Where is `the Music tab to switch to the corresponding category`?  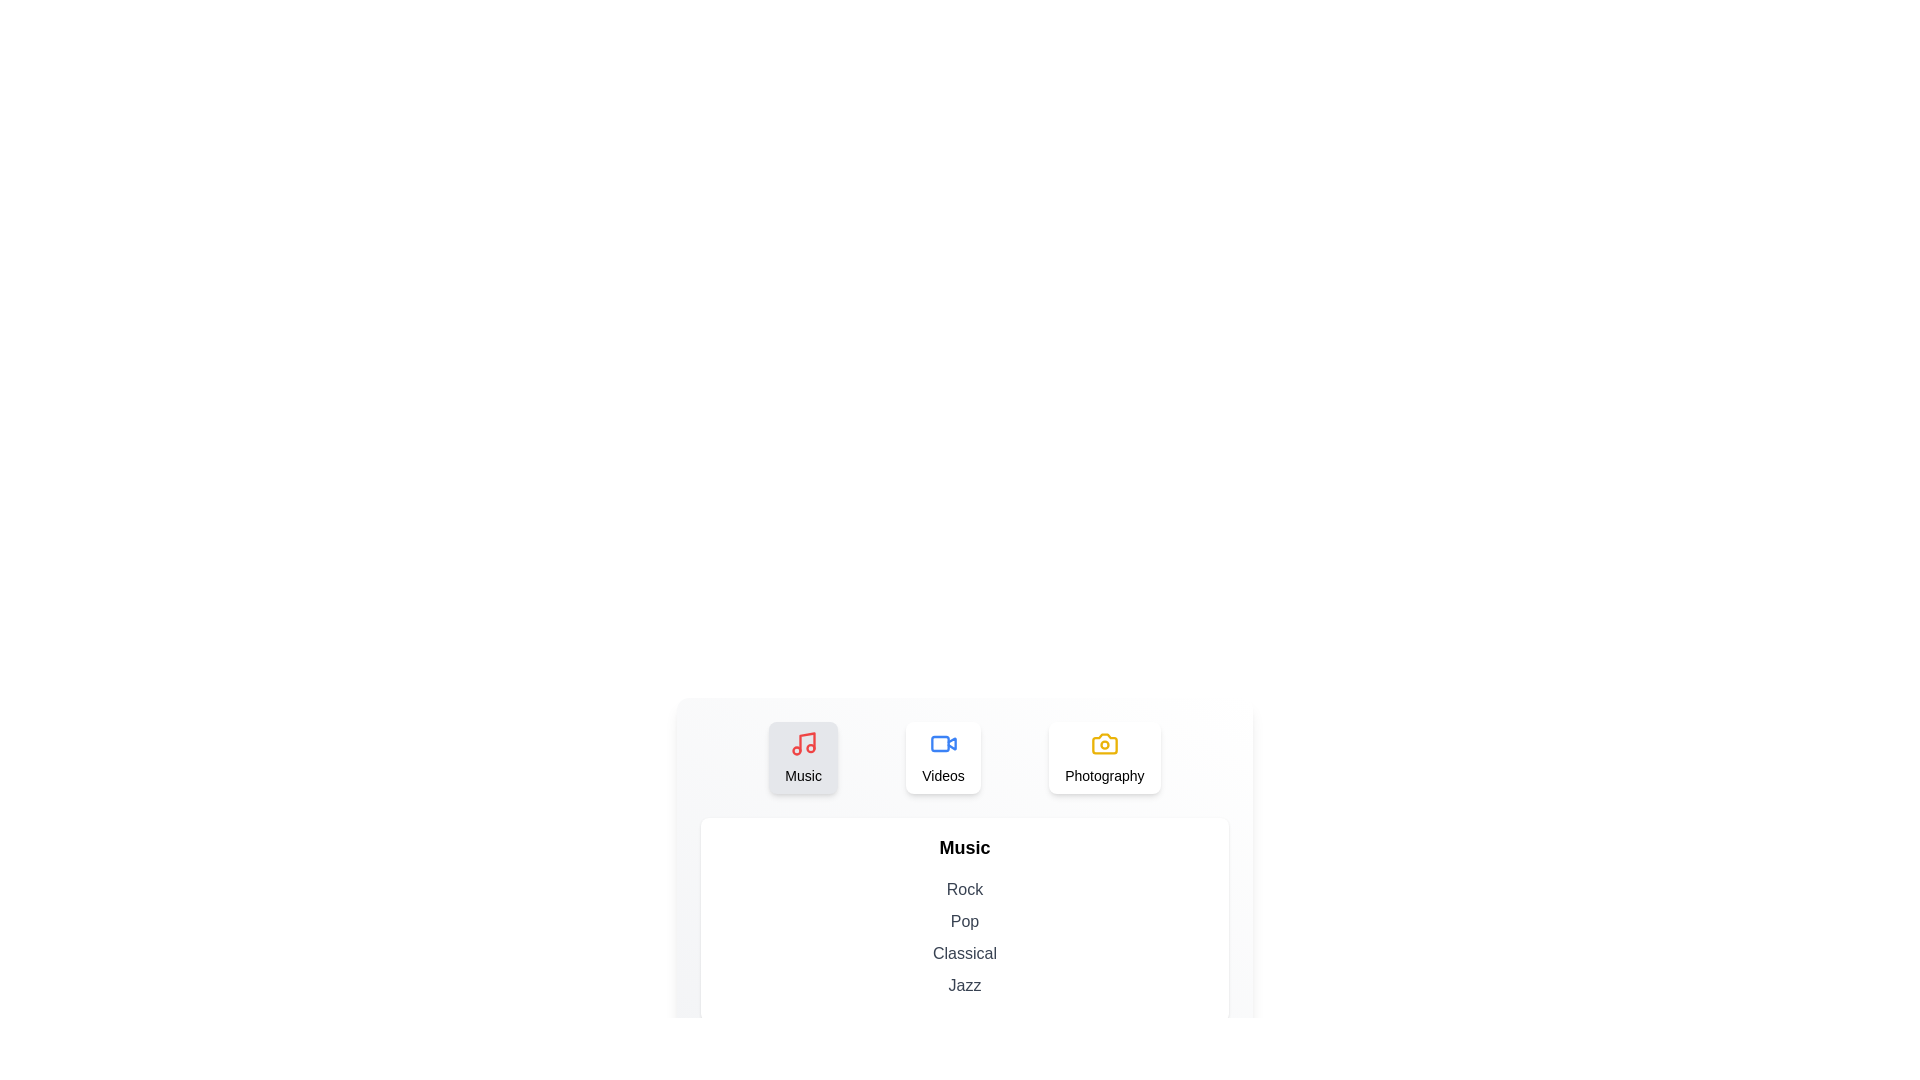 the Music tab to switch to the corresponding category is located at coordinates (803, 758).